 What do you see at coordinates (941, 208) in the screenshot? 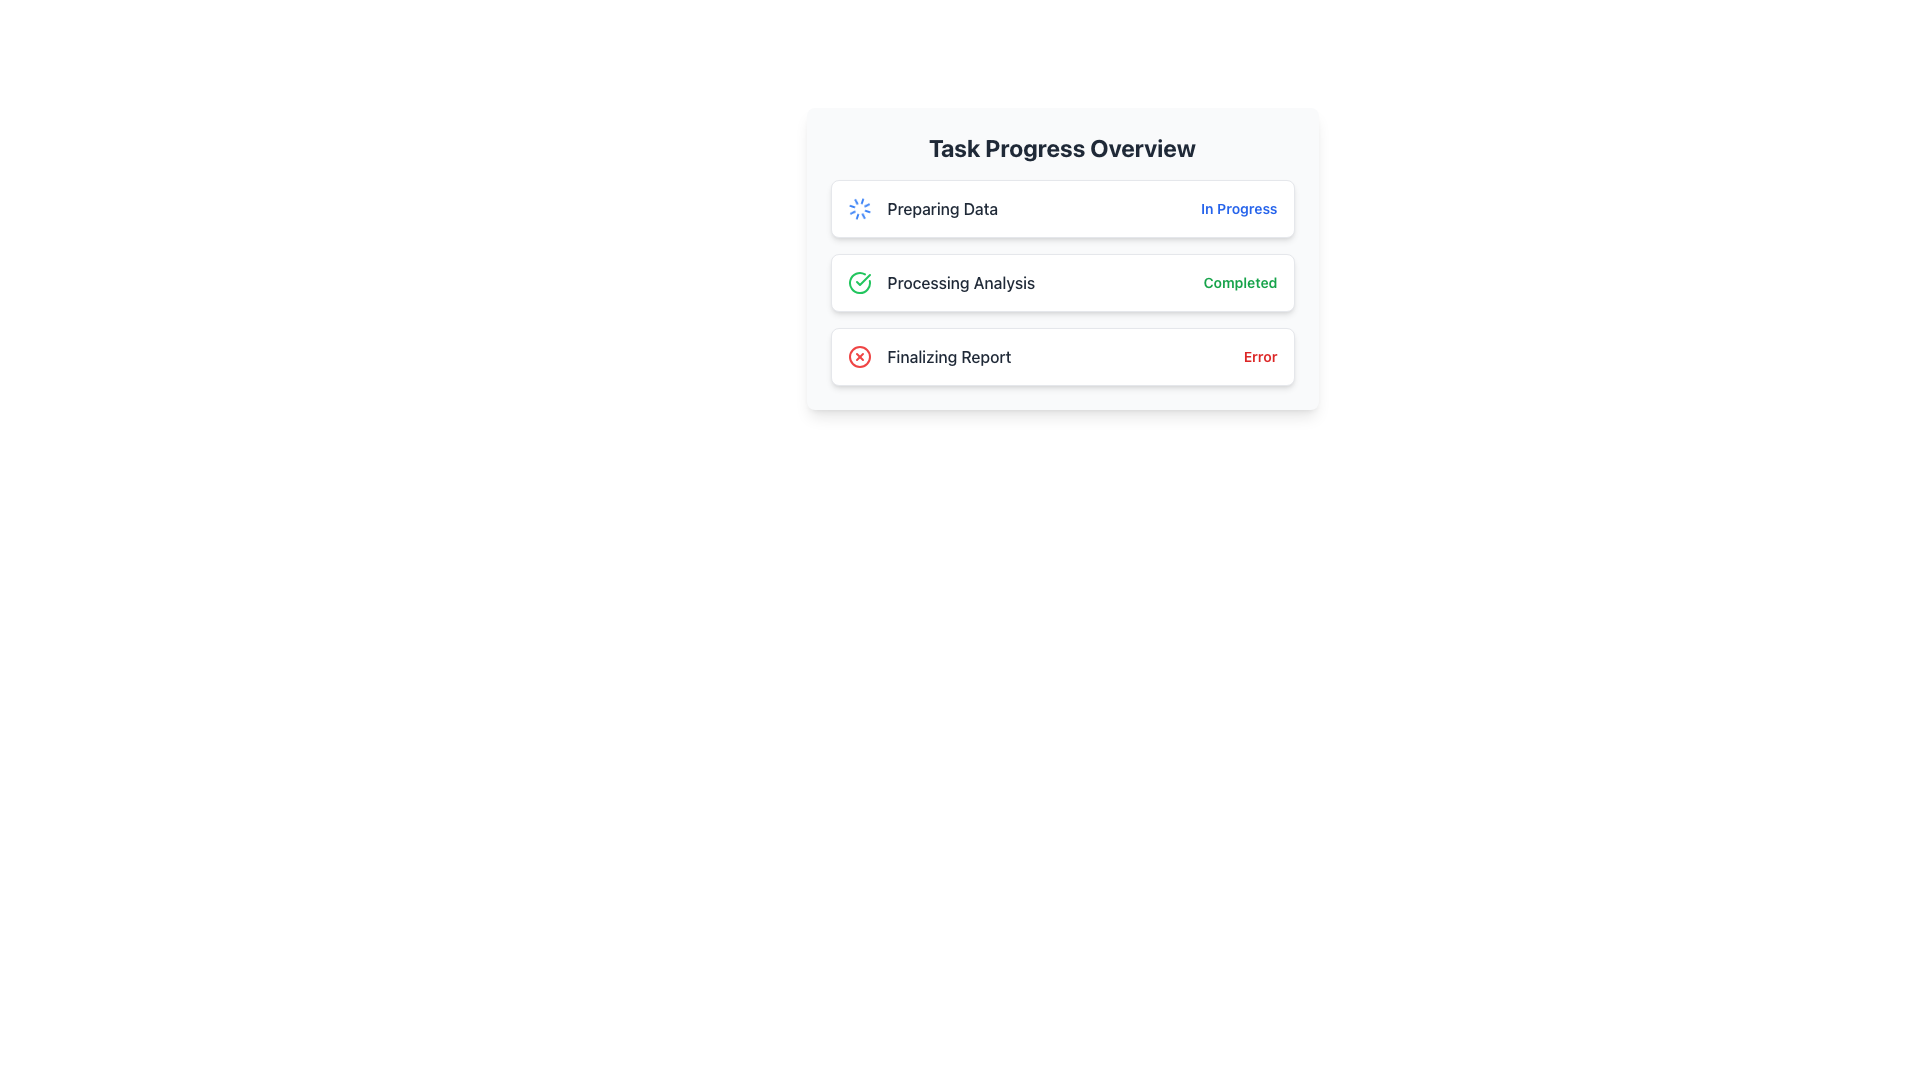
I see `the 'Preparing Data' text label, which is a medium-sized dark gray font in a clean sans-serif typeface, located in the uppermost row of a progress overview box, to the right of a spinning loader icon` at bounding box center [941, 208].